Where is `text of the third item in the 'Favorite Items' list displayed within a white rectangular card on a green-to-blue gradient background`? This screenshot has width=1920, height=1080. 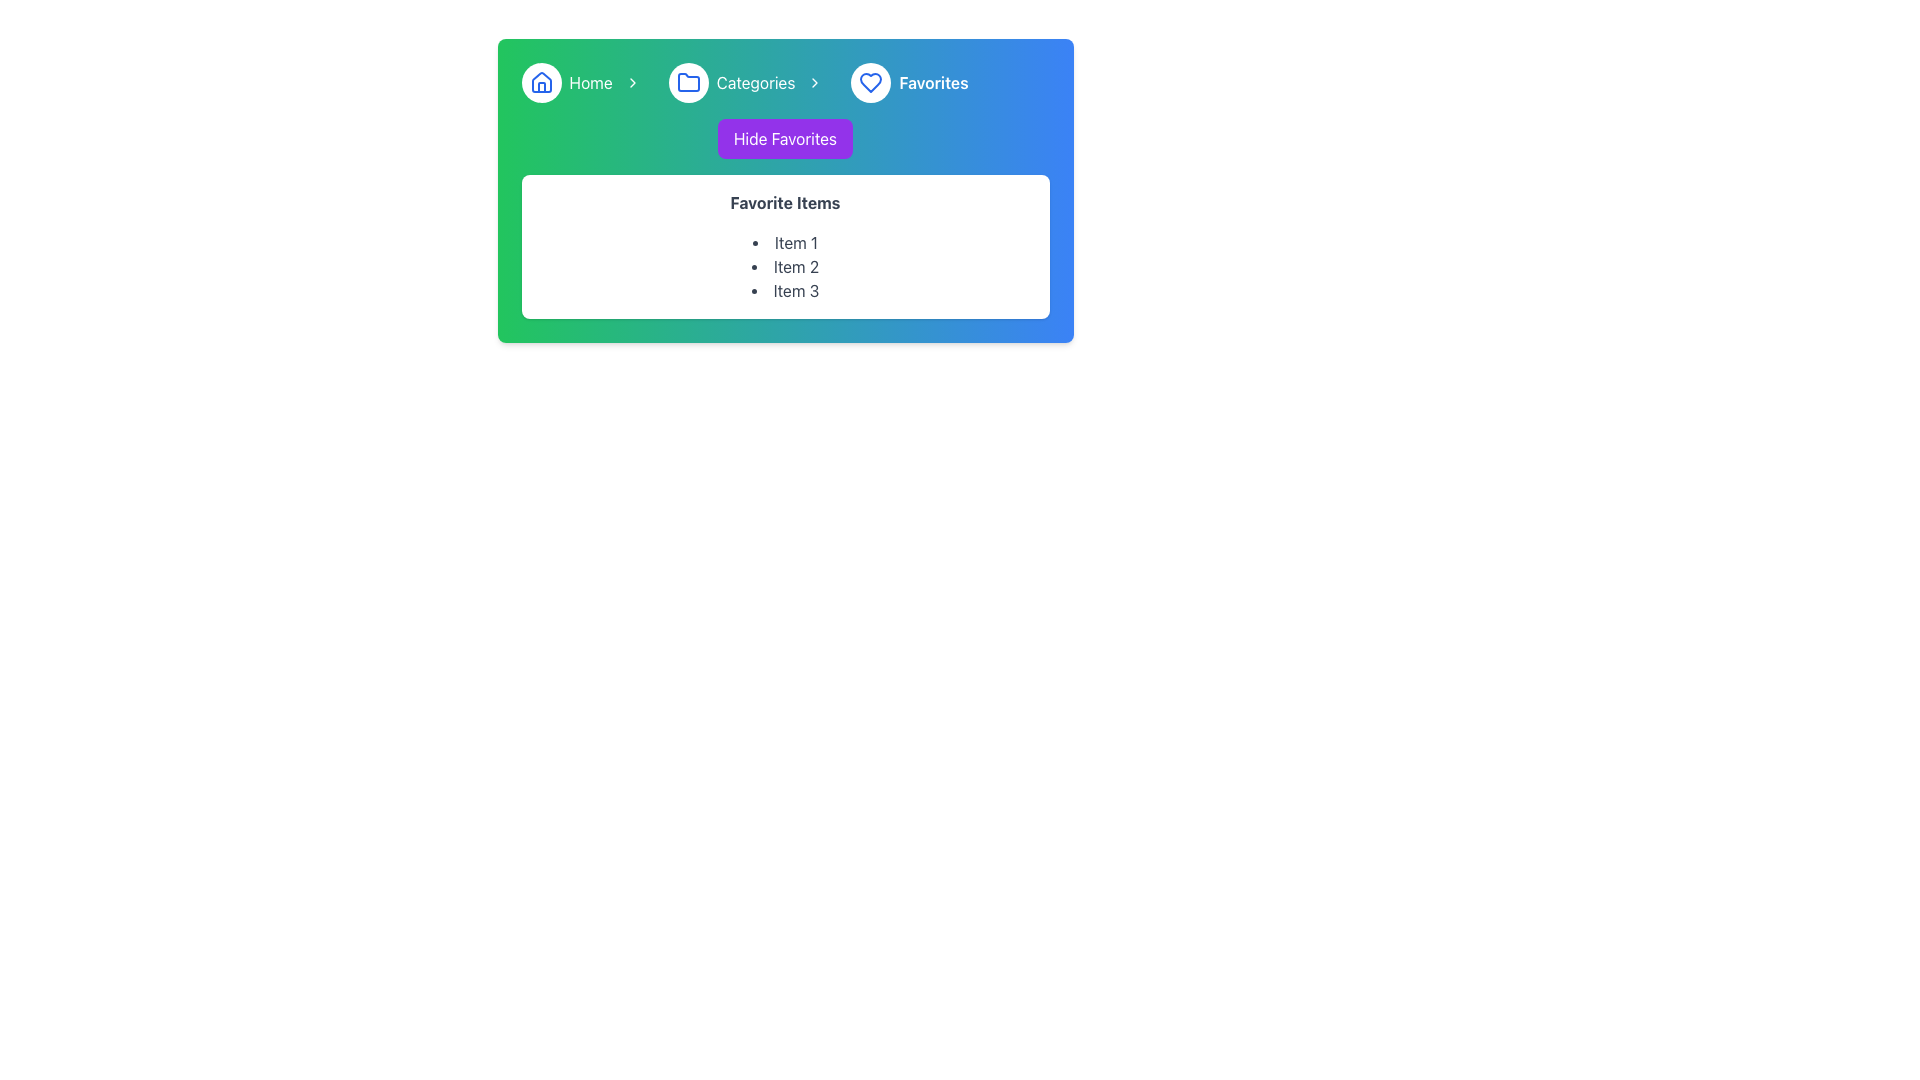
text of the third item in the 'Favorite Items' list displayed within a white rectangular card on a green-to-blue gradient background is located at coordinates (784, 290).